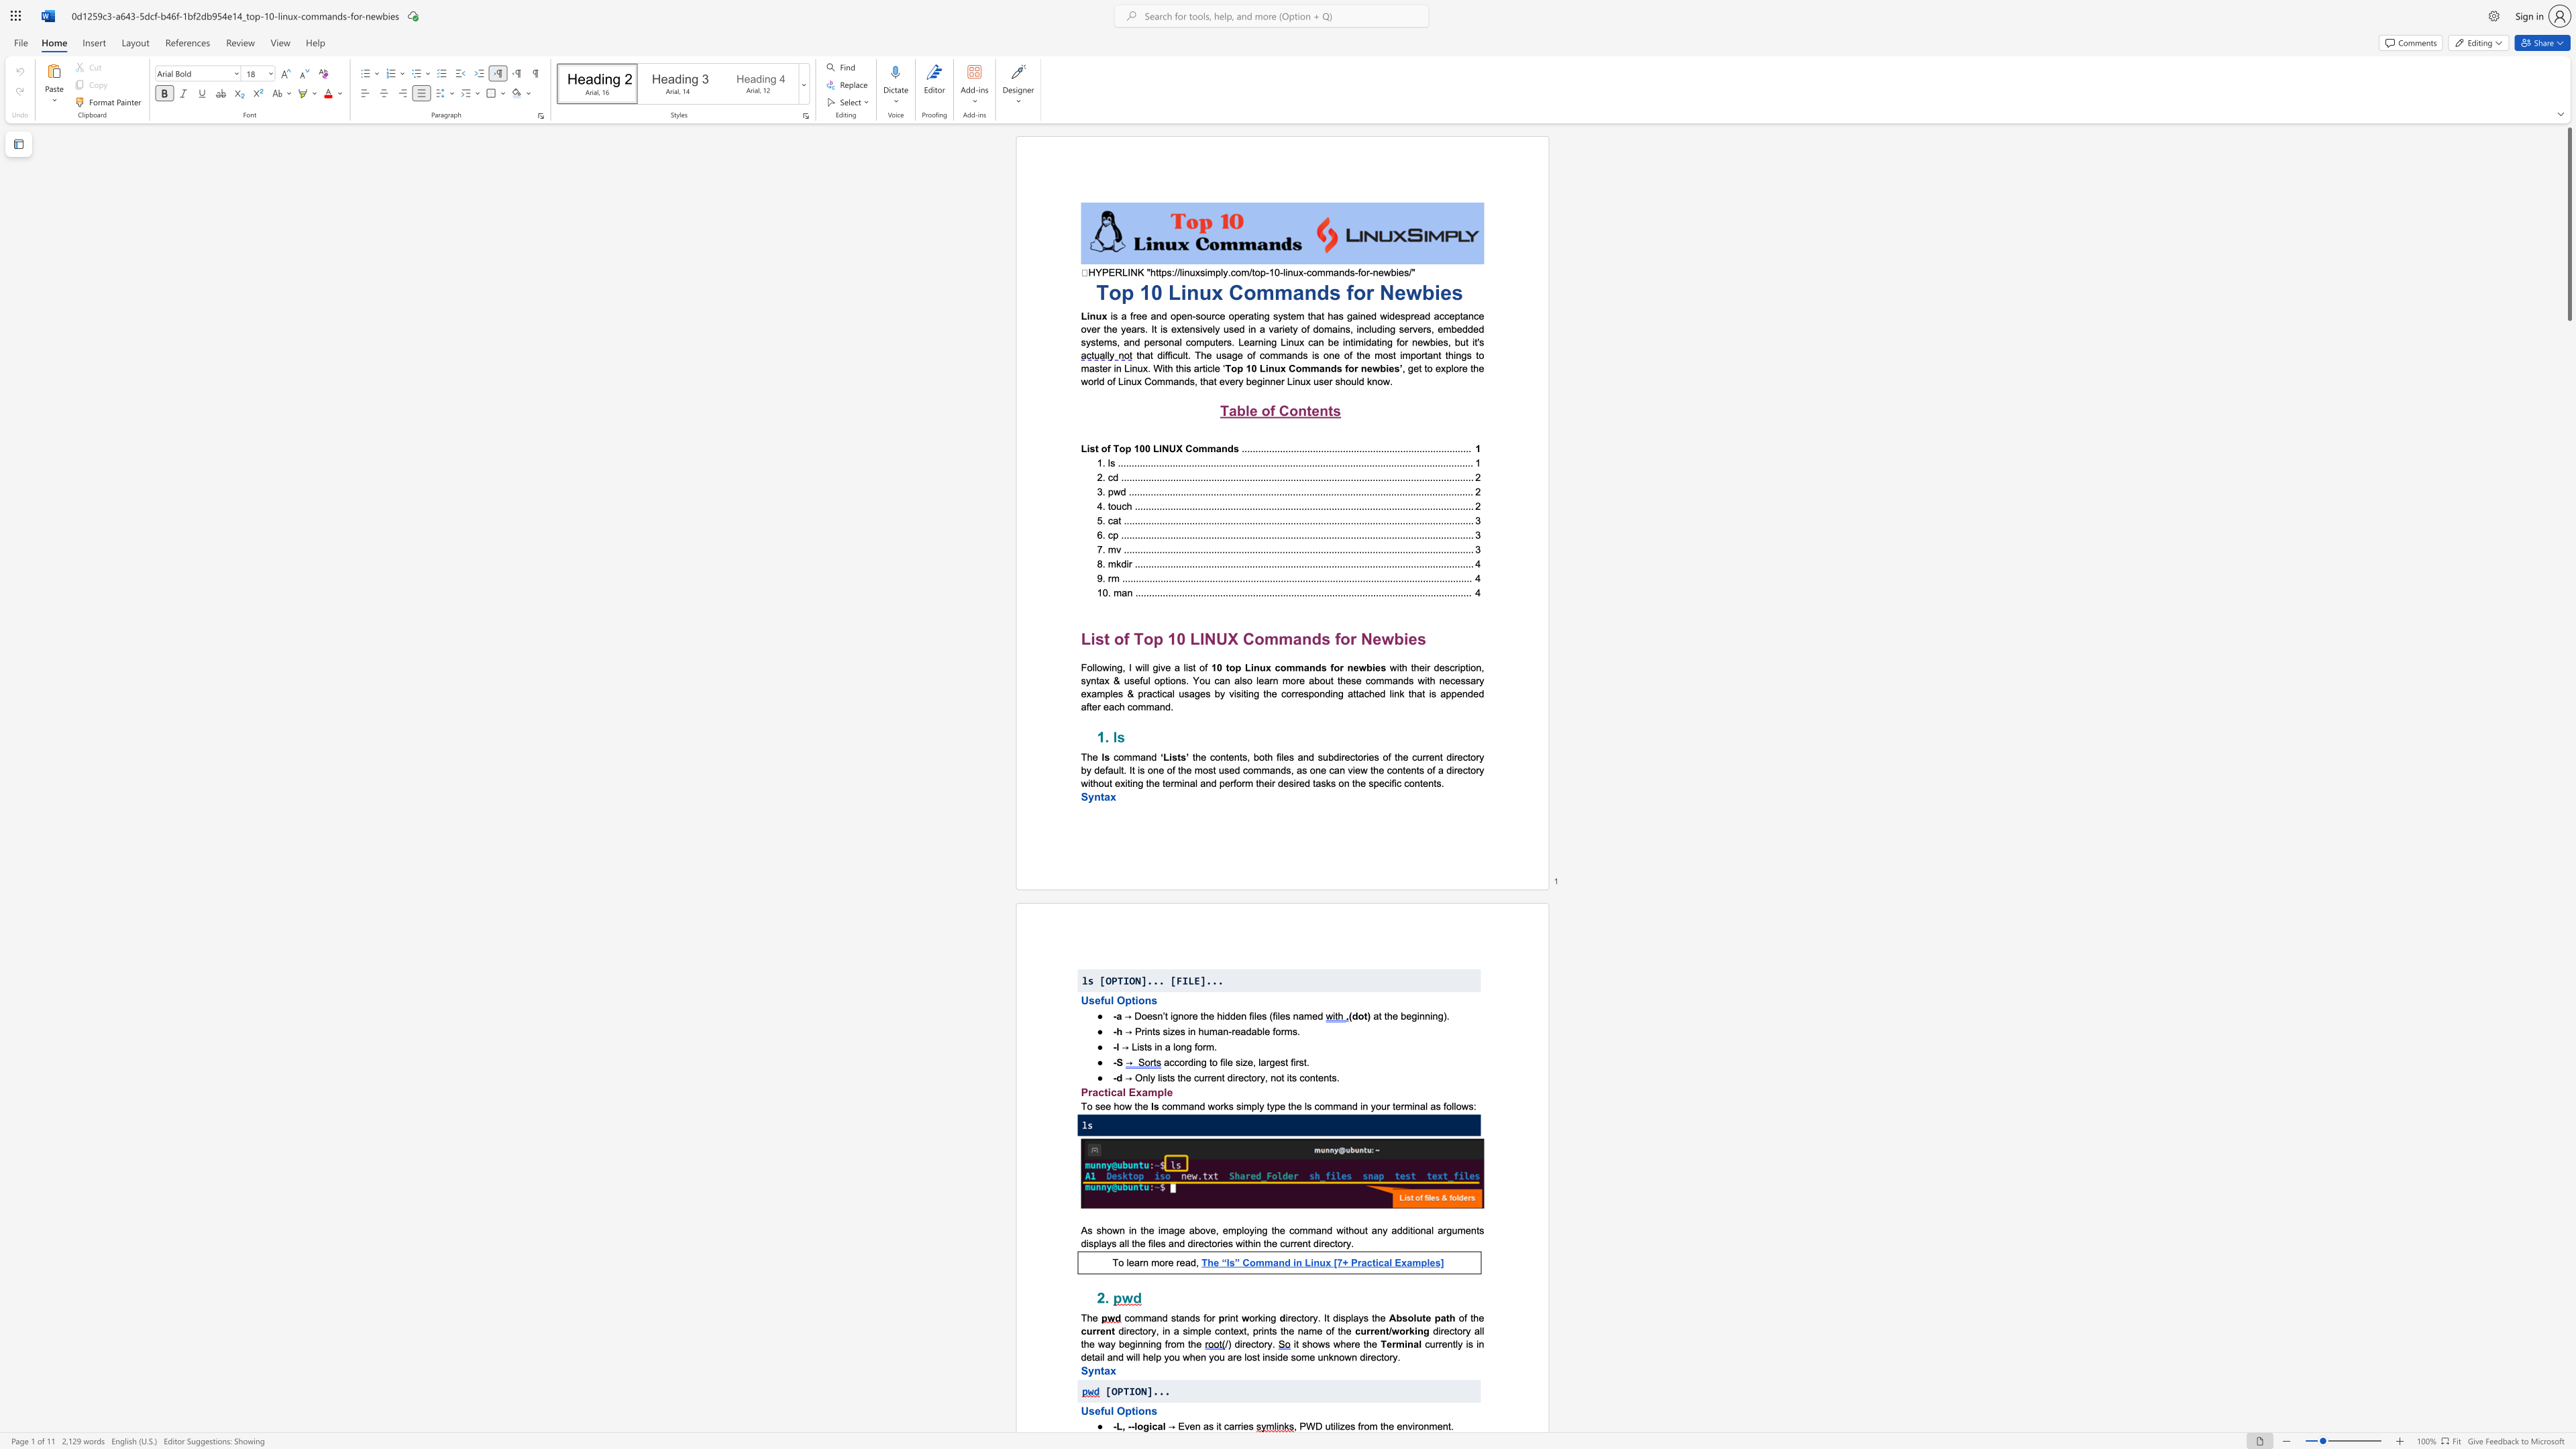 The height and width of the screenshot is (1449, 2576). Describe the element at coordinates (1299, 1031) in the screenshot. I see `the 1th character "." in the text` at that location.